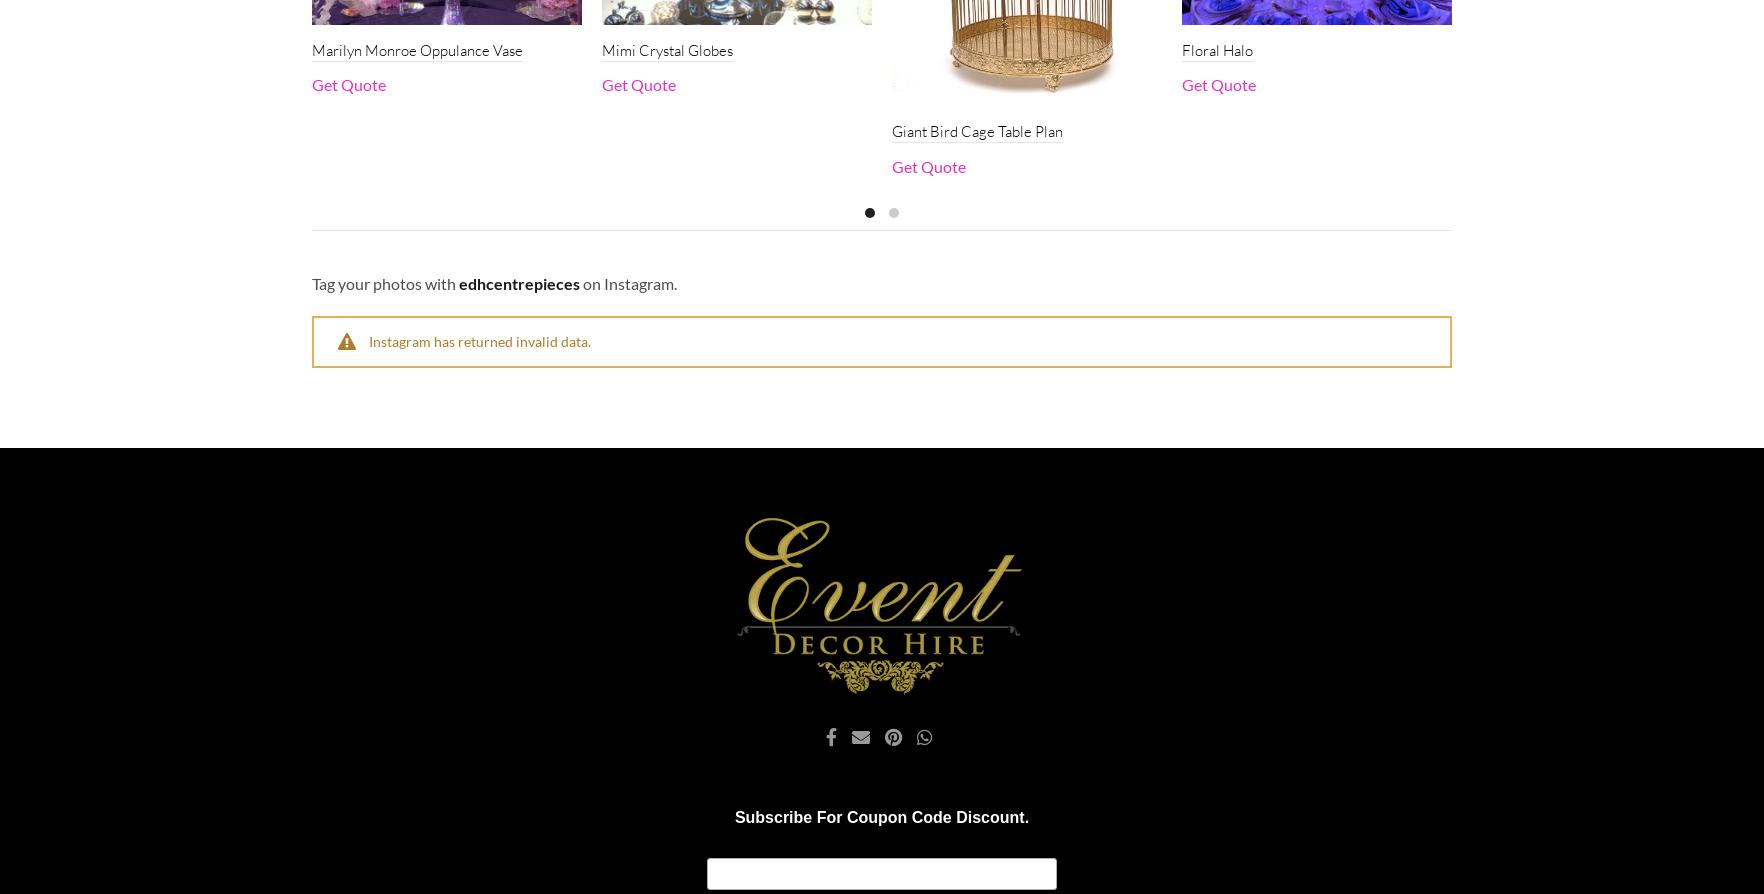  I want to click on 'Giant Bird Cage Table Plan', so click(976, 131).